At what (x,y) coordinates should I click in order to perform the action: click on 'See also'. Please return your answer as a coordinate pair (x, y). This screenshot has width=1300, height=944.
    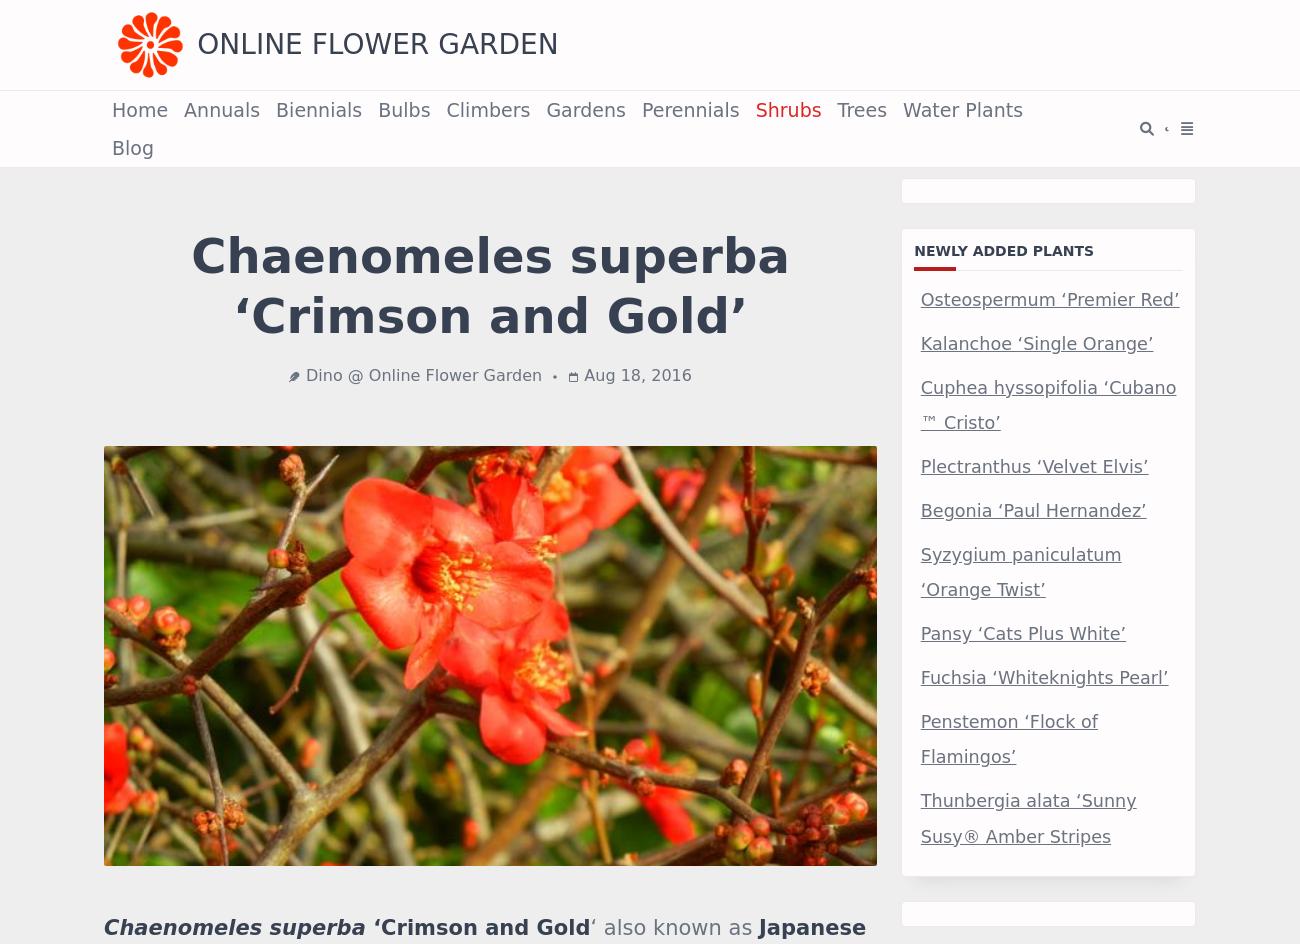
    Looking at the image, I should click on (150, 79).